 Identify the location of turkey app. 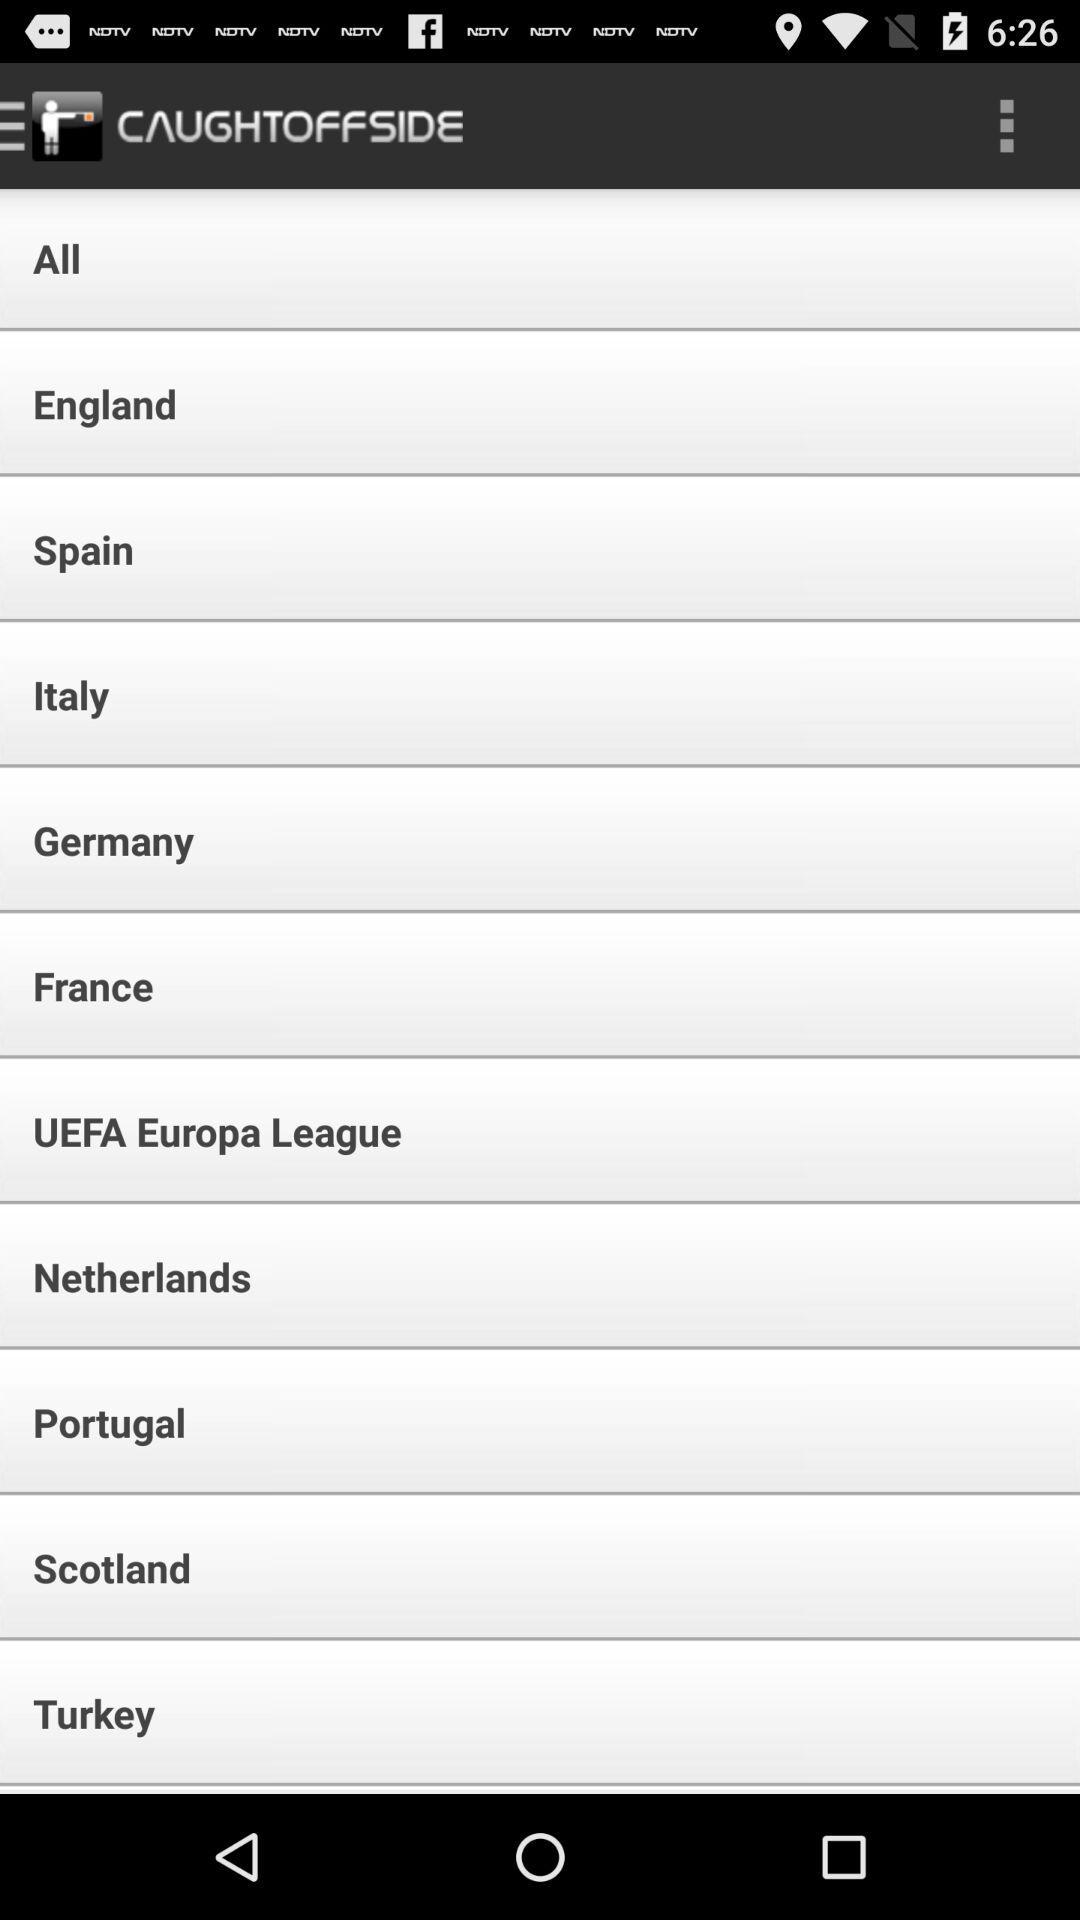
(80, 1712).